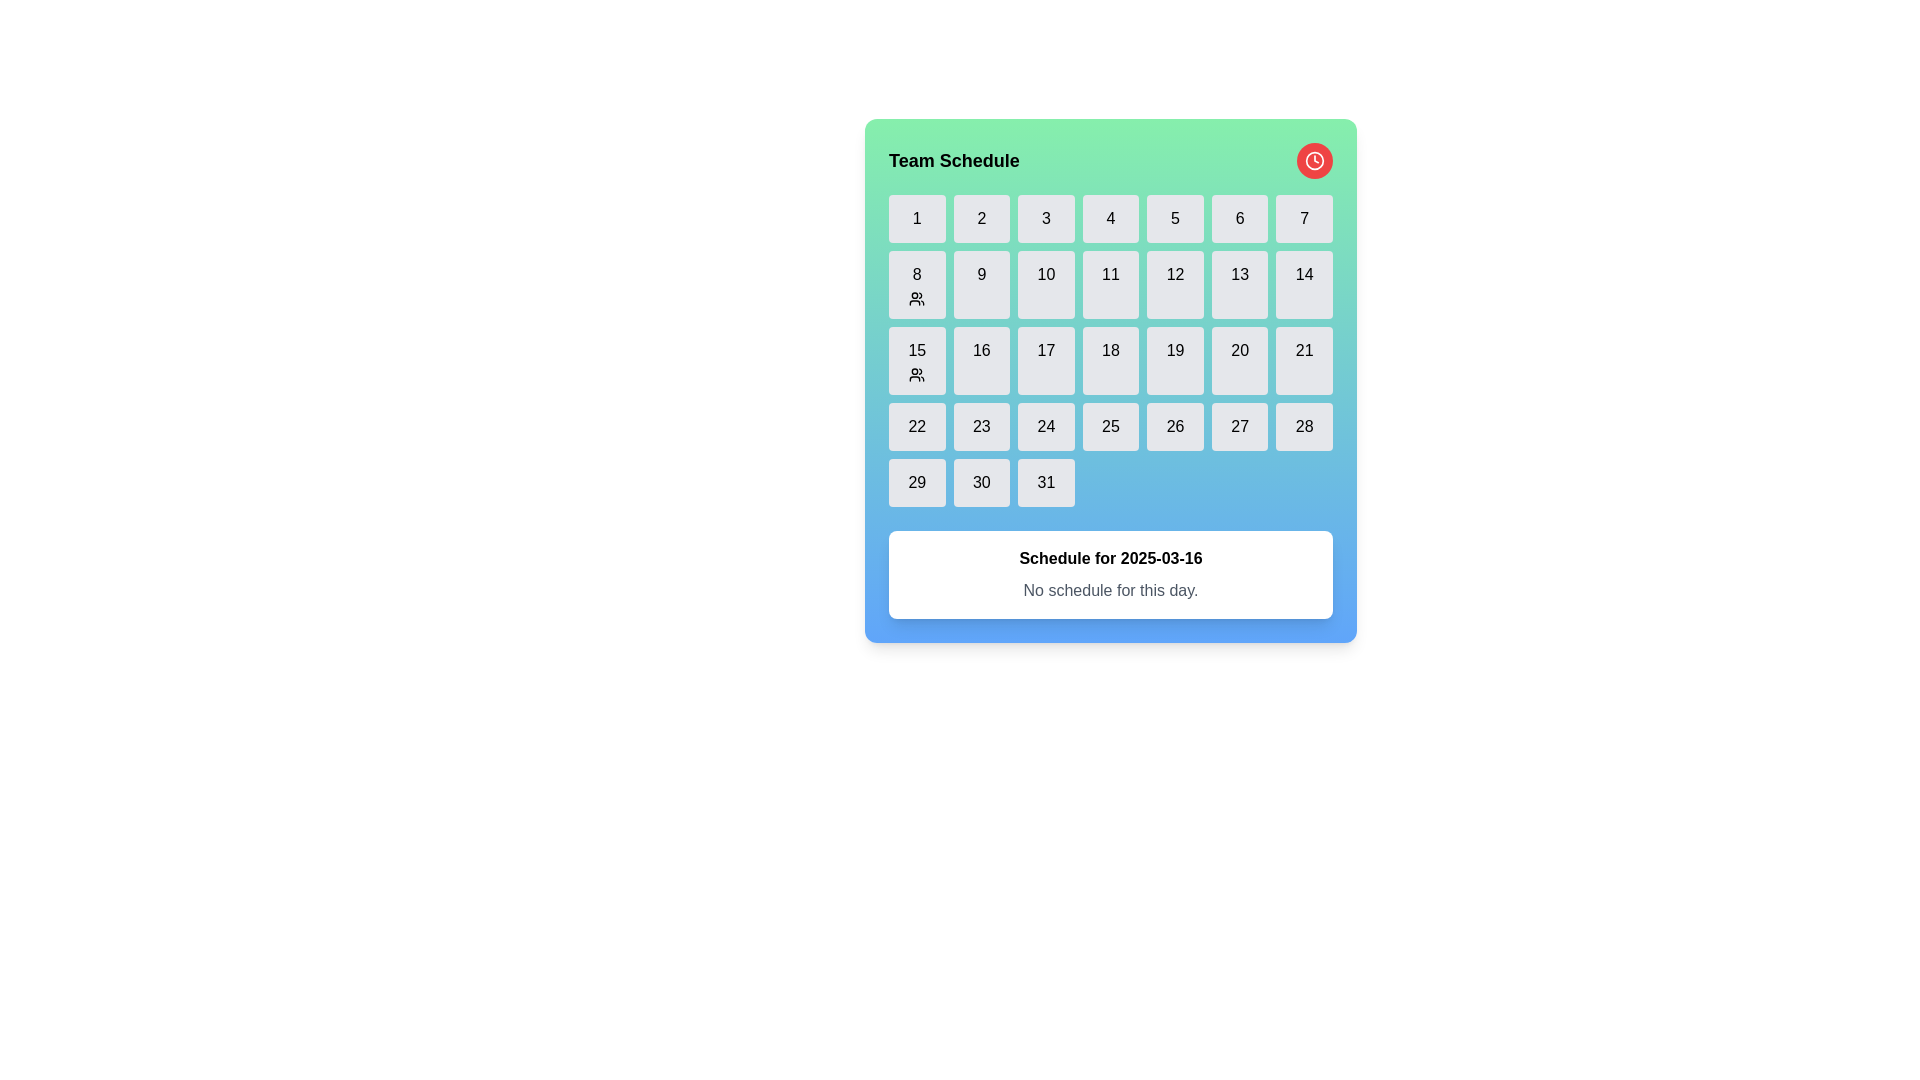  What do you see at coordinates (1239, 426) in the screenshot?
I see `the text displaying the number '27' which is centered within a light gray rounded rectangle button in the bottom row of the calendar grid` at bounding box center [1239, 426].